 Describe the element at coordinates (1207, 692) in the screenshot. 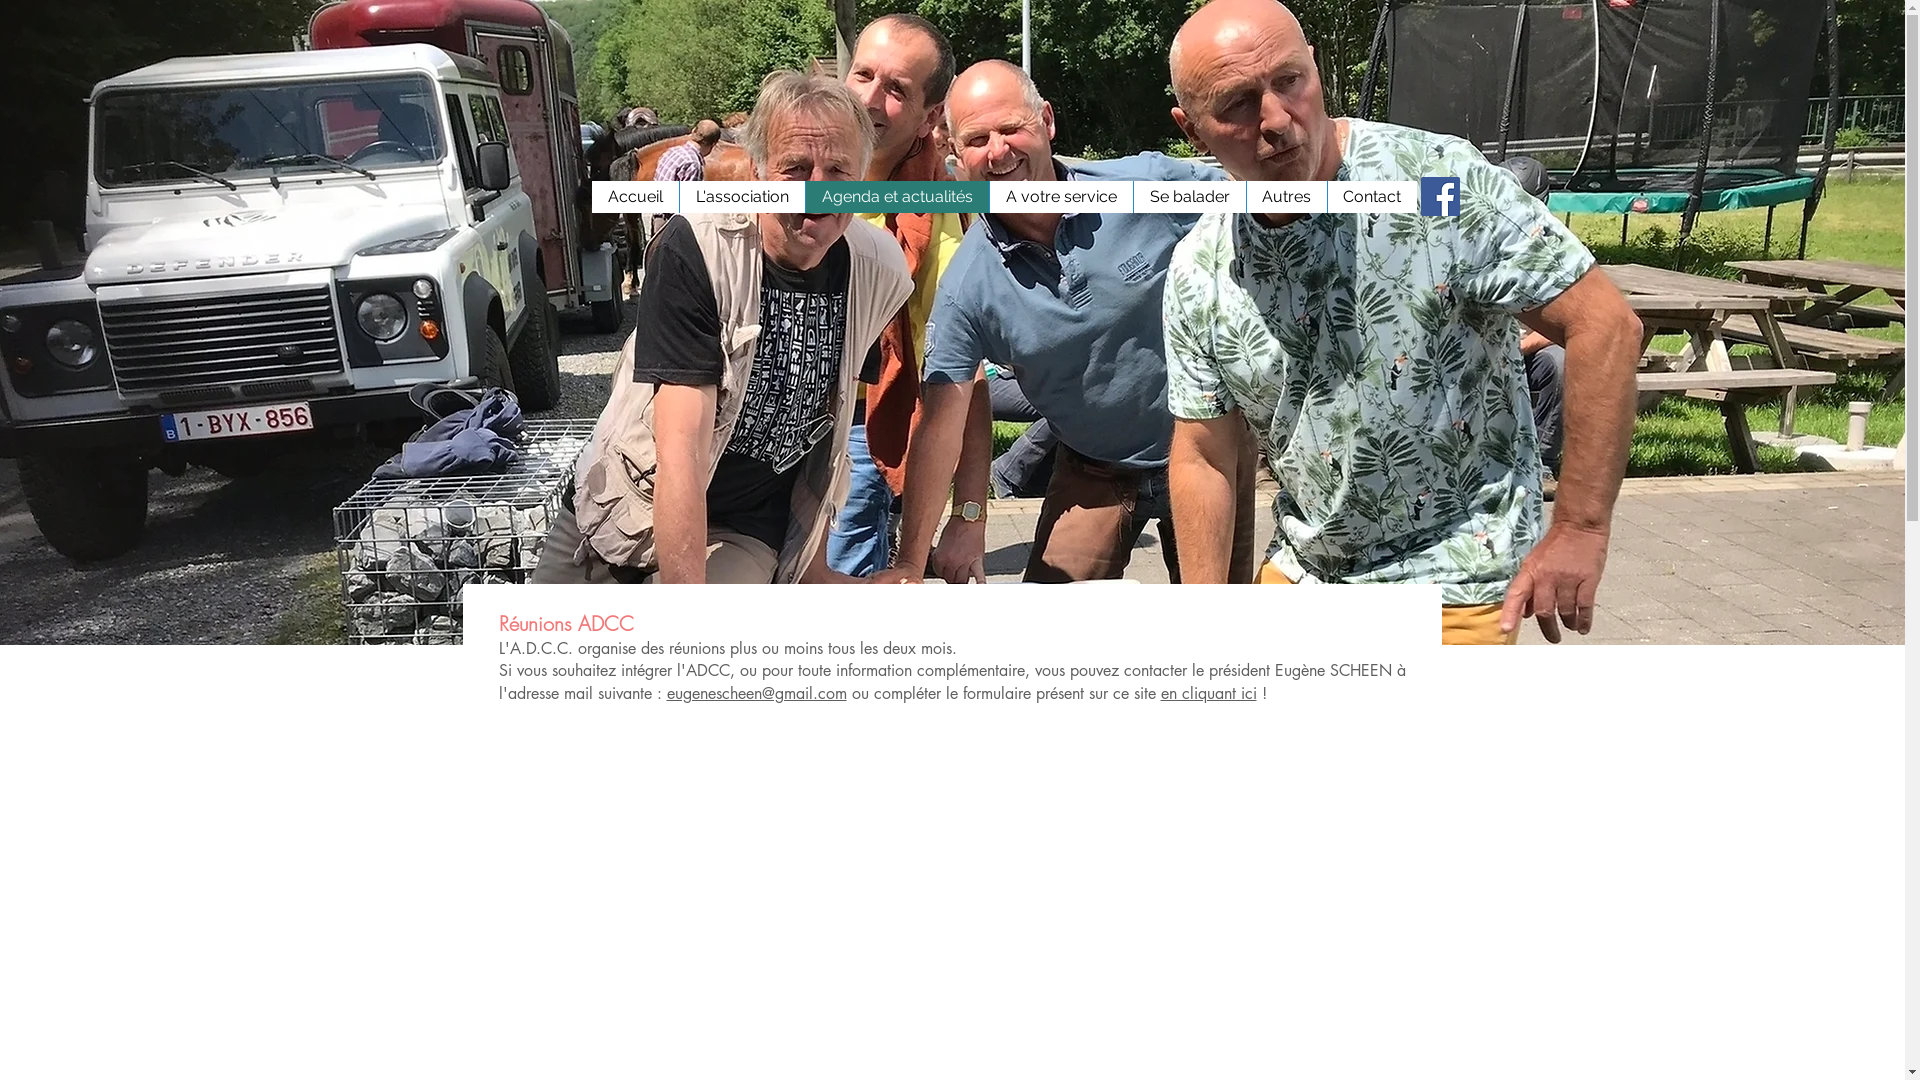

I see `'en cliquant ici'` at that location.